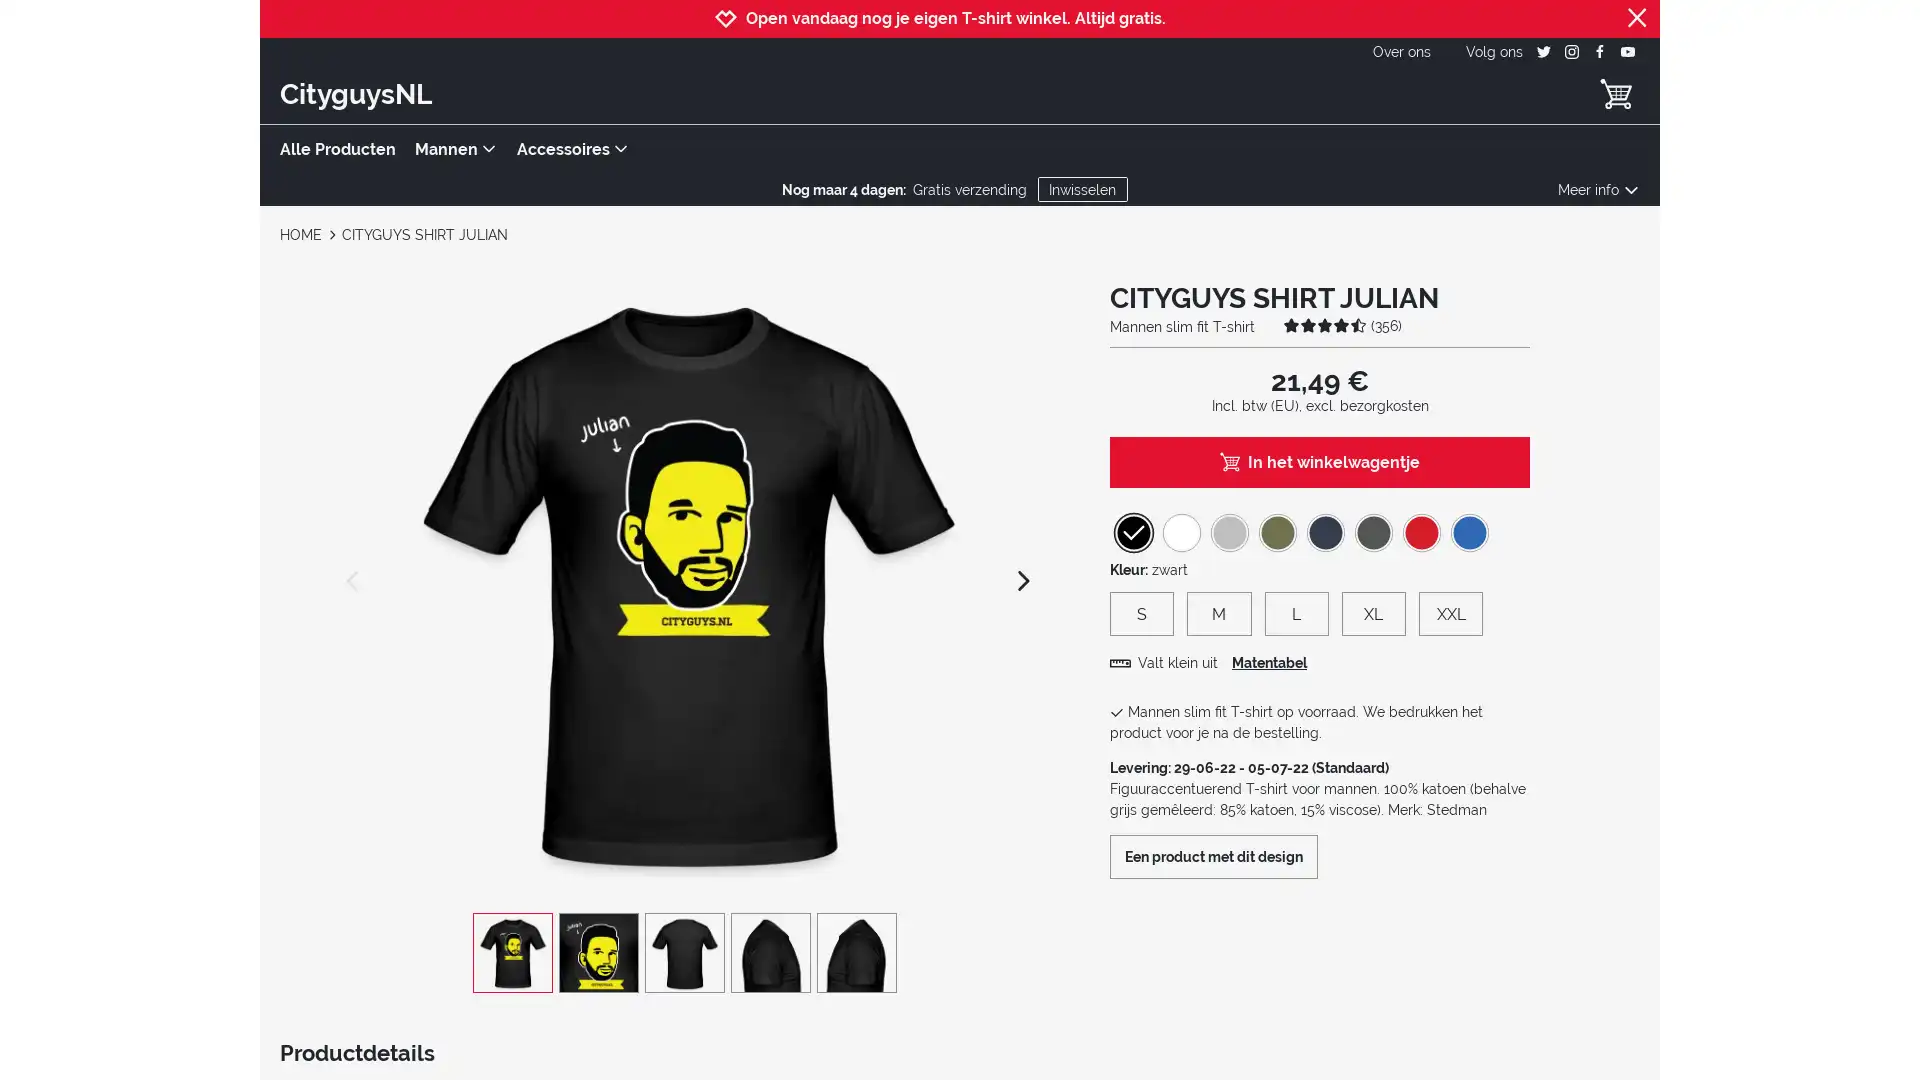 The height and width of the screenshot is (1080, 1920). I want to click on XXL, so click(1450, 612).